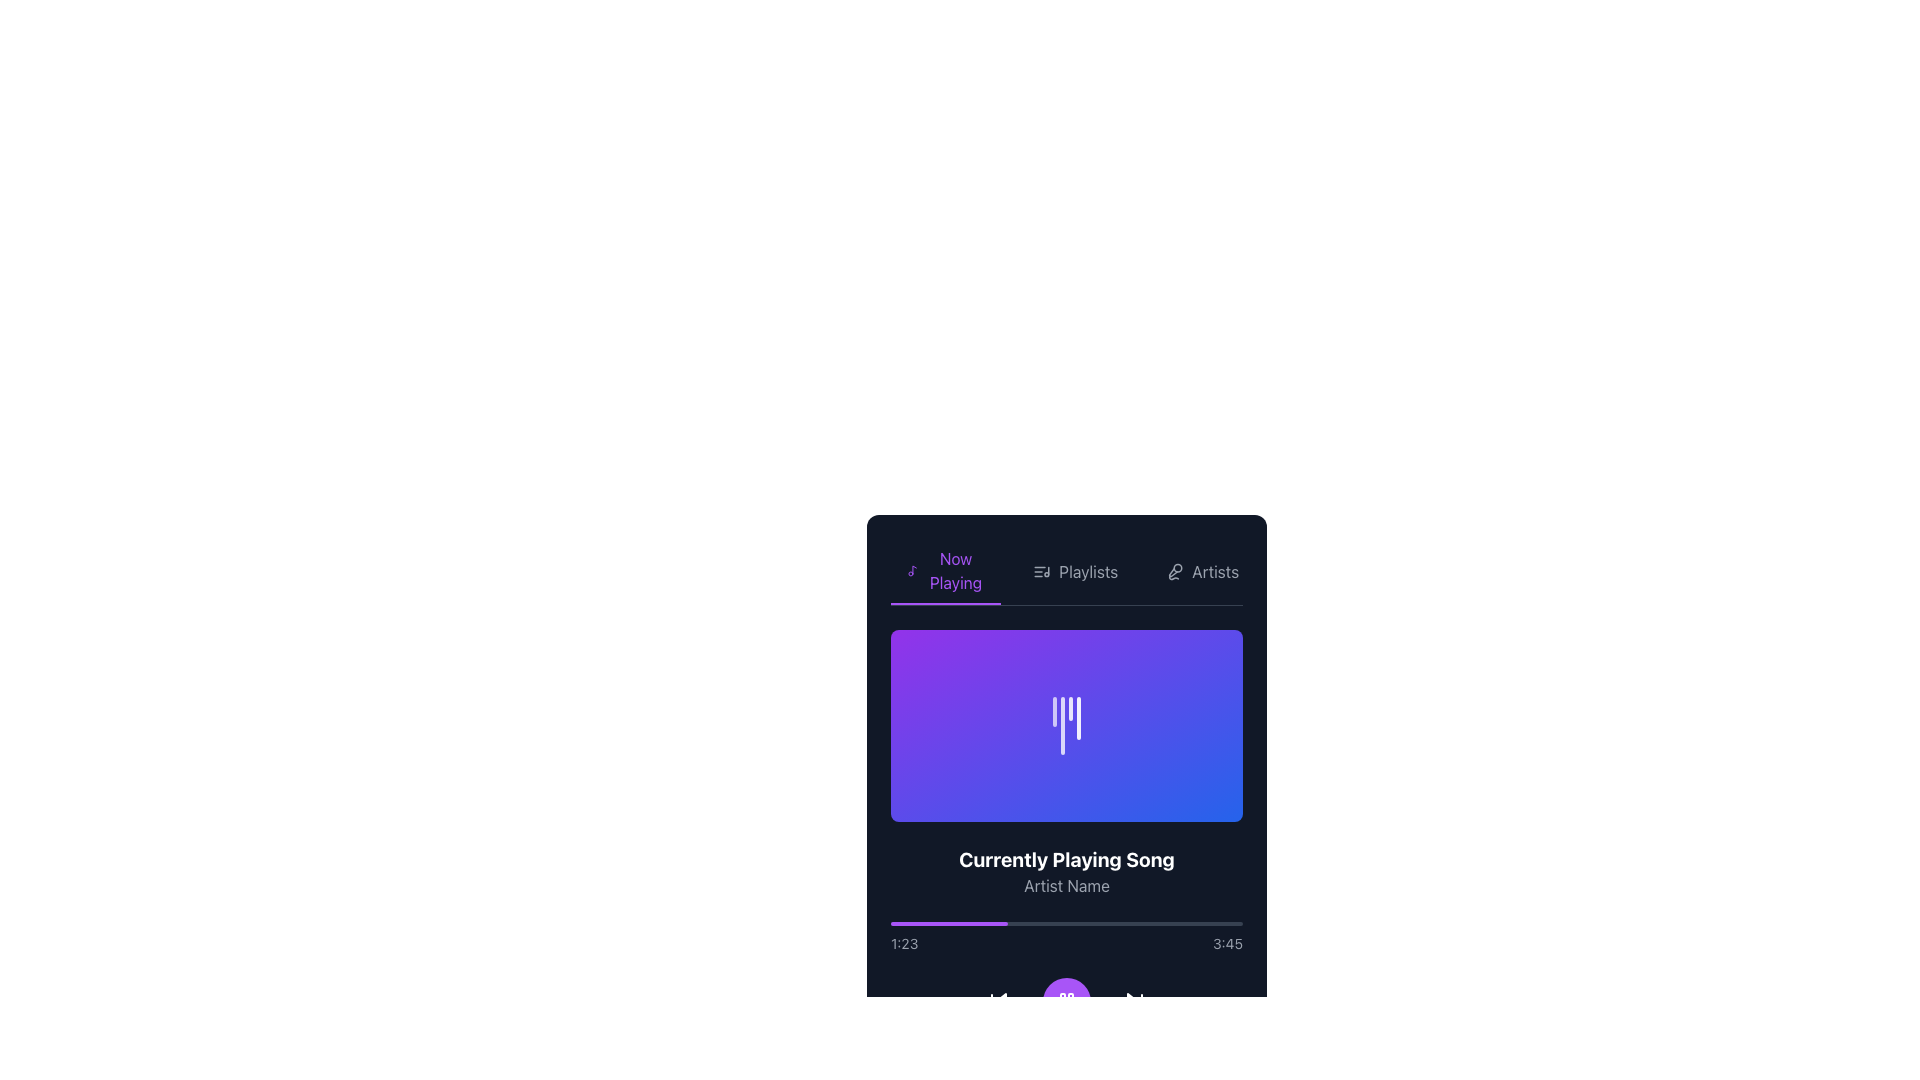  Describe the element at coordinates (1078, 716) in the screenshot. I see `the fourth vertical waveform bar, which is a thin white bar with rounded ends, located near the center of the audio waveform display area` at that location.